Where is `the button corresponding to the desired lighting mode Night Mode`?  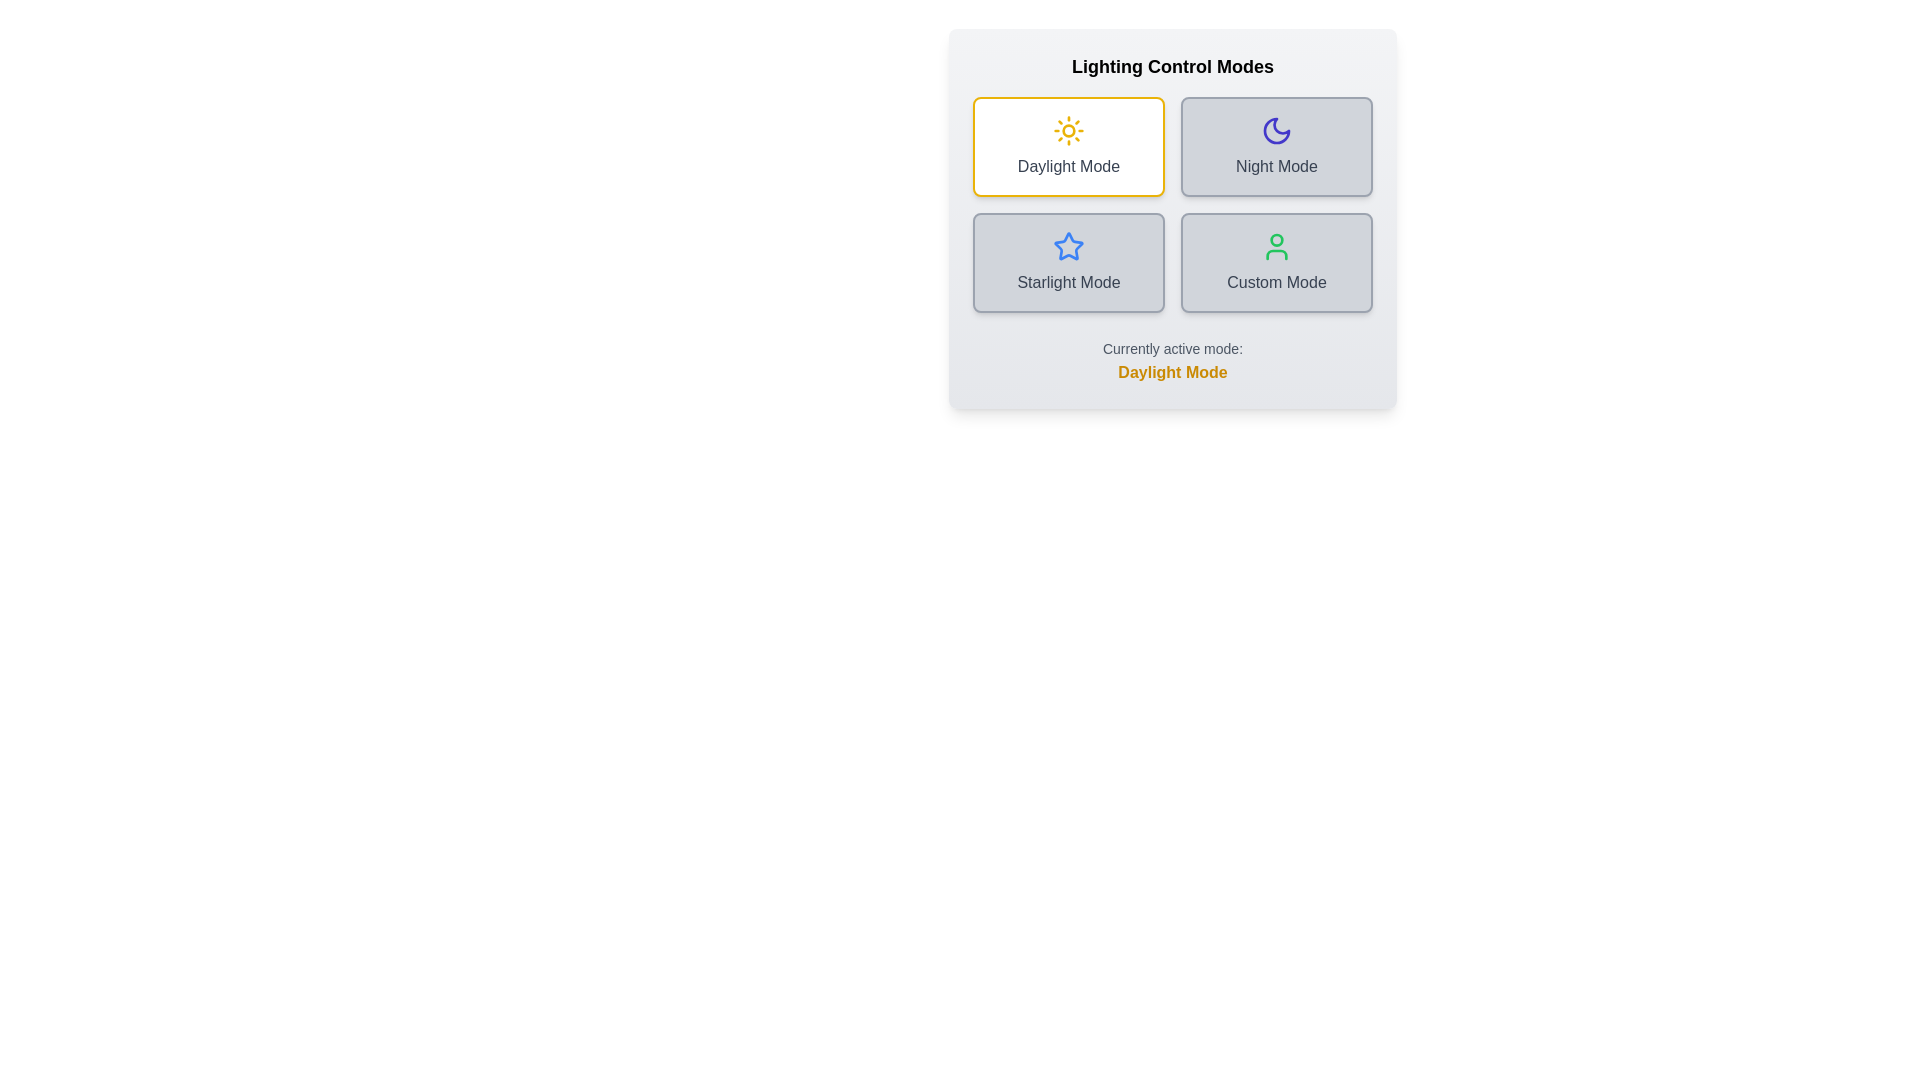 the button corresponding to the desired lighting mode Night Mode is located at coordinates (1275, 145).